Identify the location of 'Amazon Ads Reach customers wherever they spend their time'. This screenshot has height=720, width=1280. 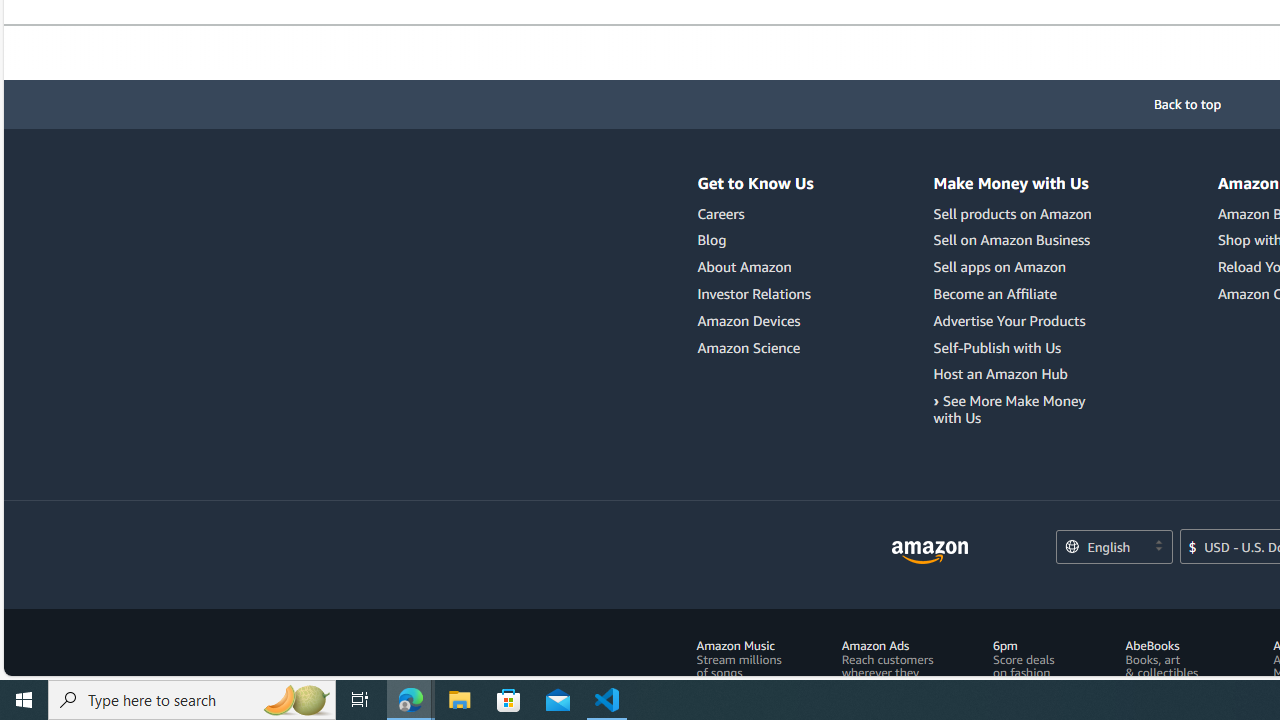
(886, 666).